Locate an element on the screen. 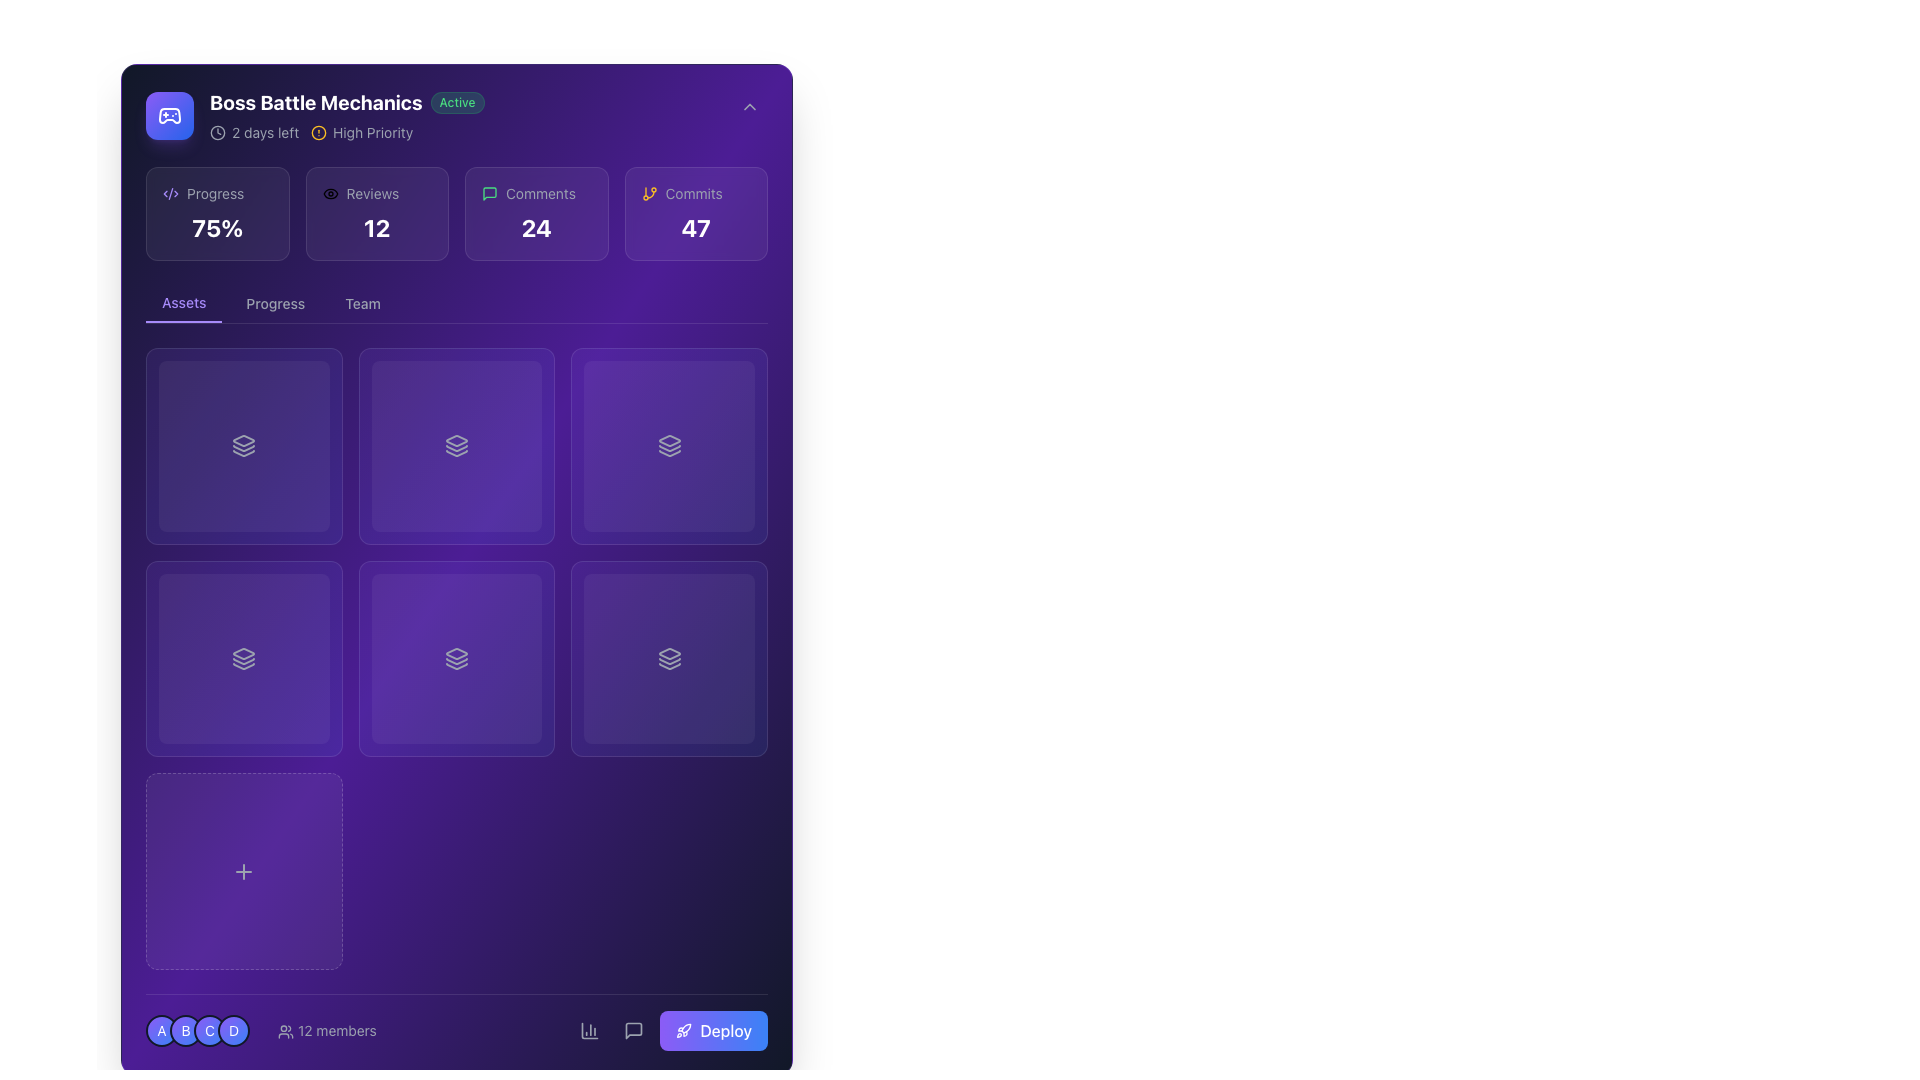 This screenshot has width=1920, height=1080. the Card with a purple background and a counter displaying '24' in bold white, which is the third card in a horizontal grid, located below the application title is located at coordinates (536, 213).